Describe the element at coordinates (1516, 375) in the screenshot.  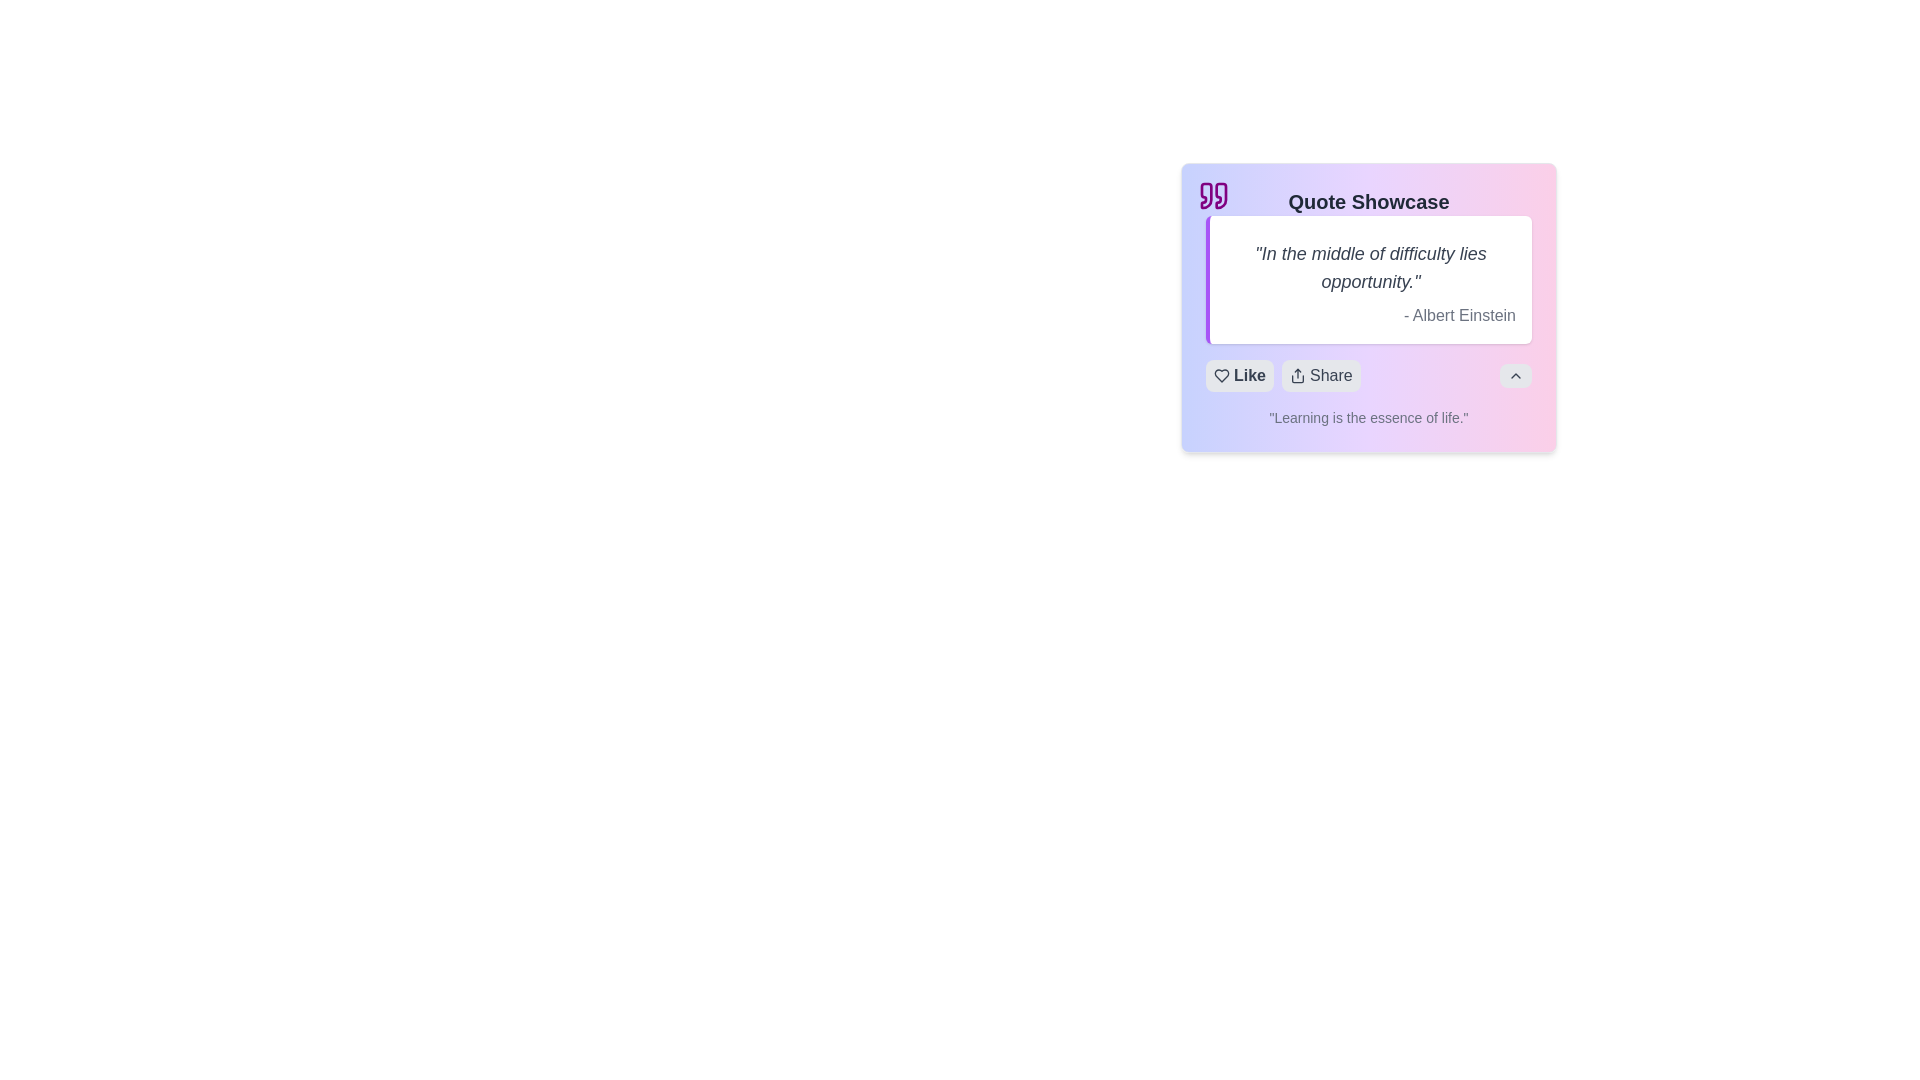
I see `the upward-facing chevron icon button located at the top-right corner of the card interface` at that location.